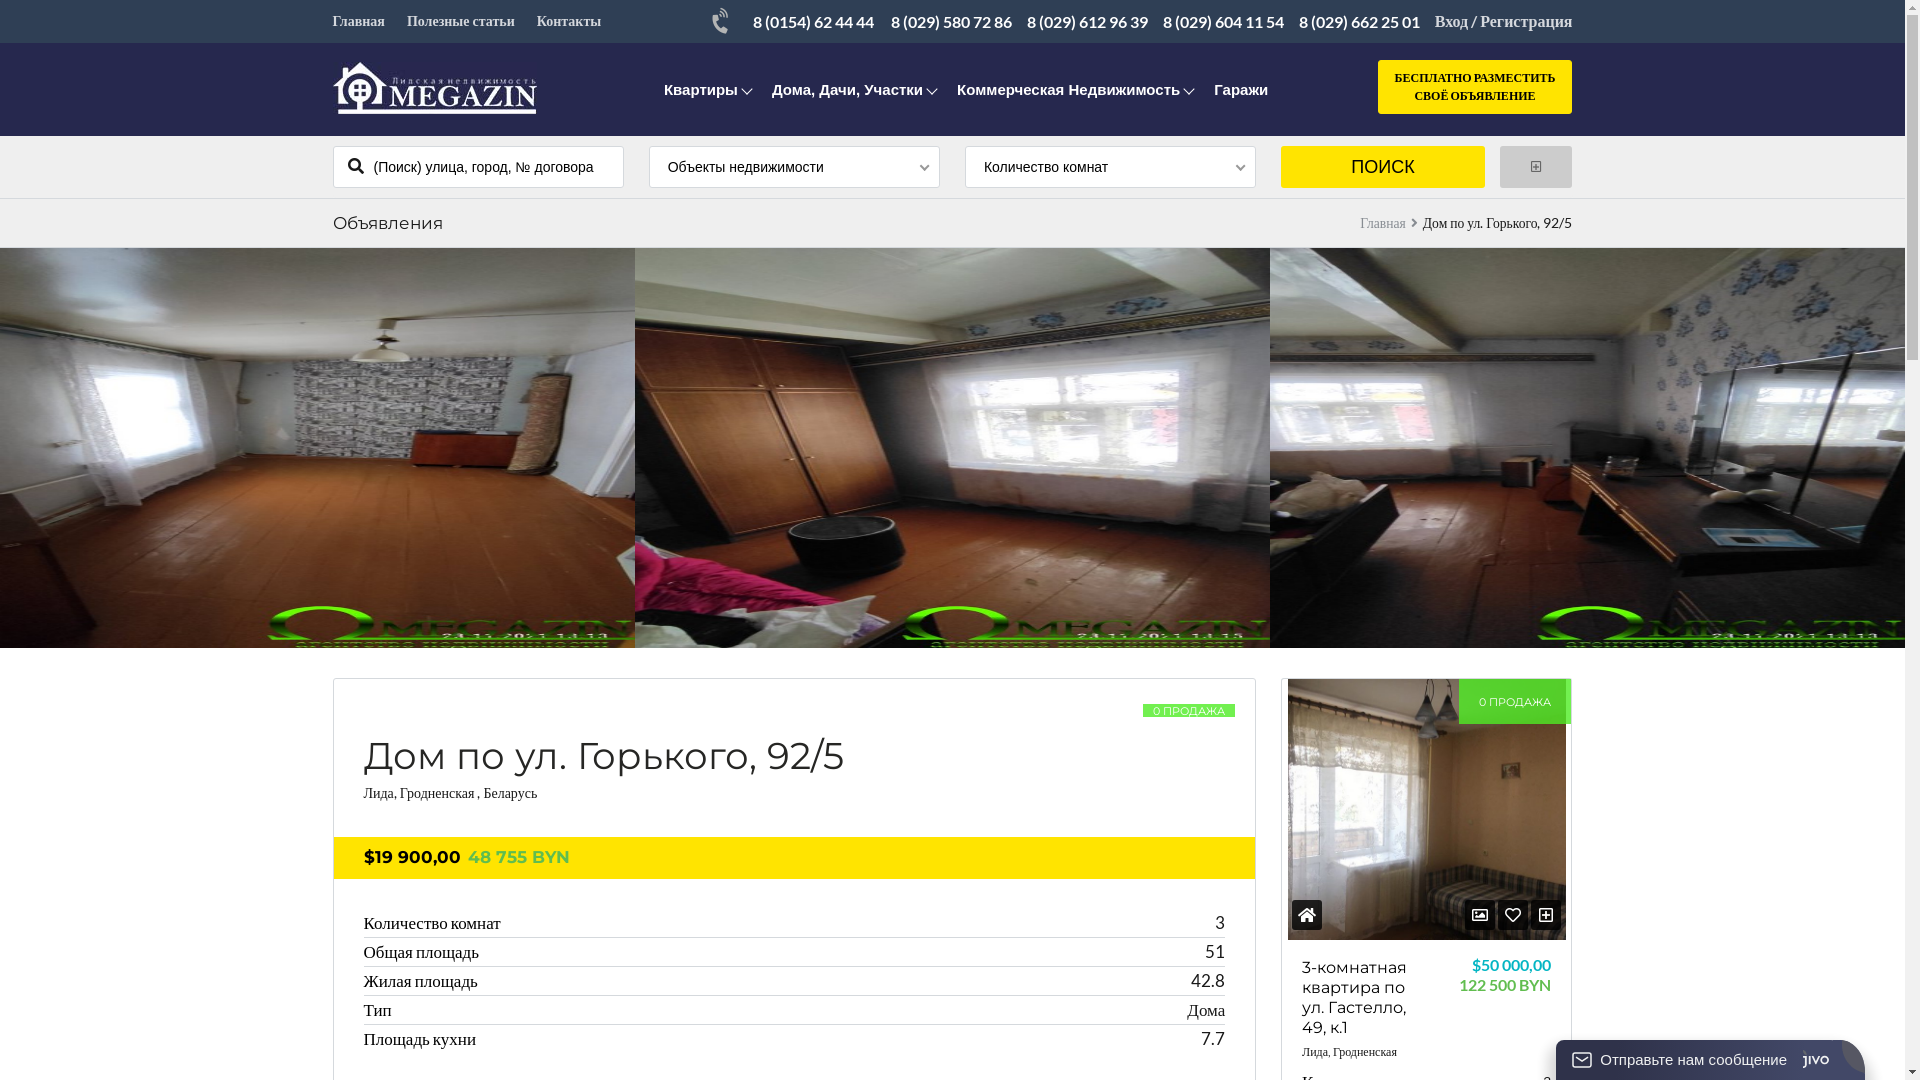 Image resolution: width=1920 pixels, height=1080 pixels. I want to click on '8 (029) 612 96 39', so click(1086, 21).